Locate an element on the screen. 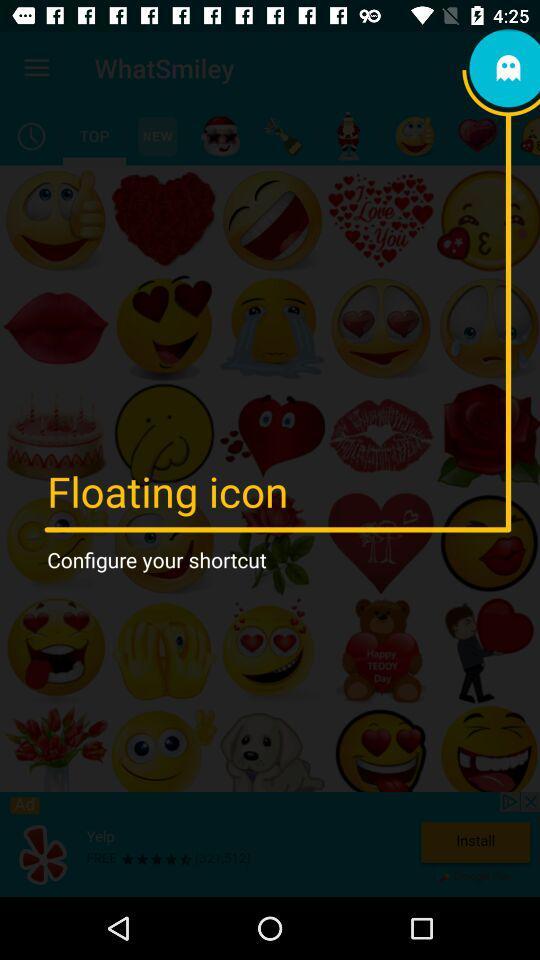 The height and width of the screenshot is (960, 540). celebration icons is located at coordinates (282, 135).